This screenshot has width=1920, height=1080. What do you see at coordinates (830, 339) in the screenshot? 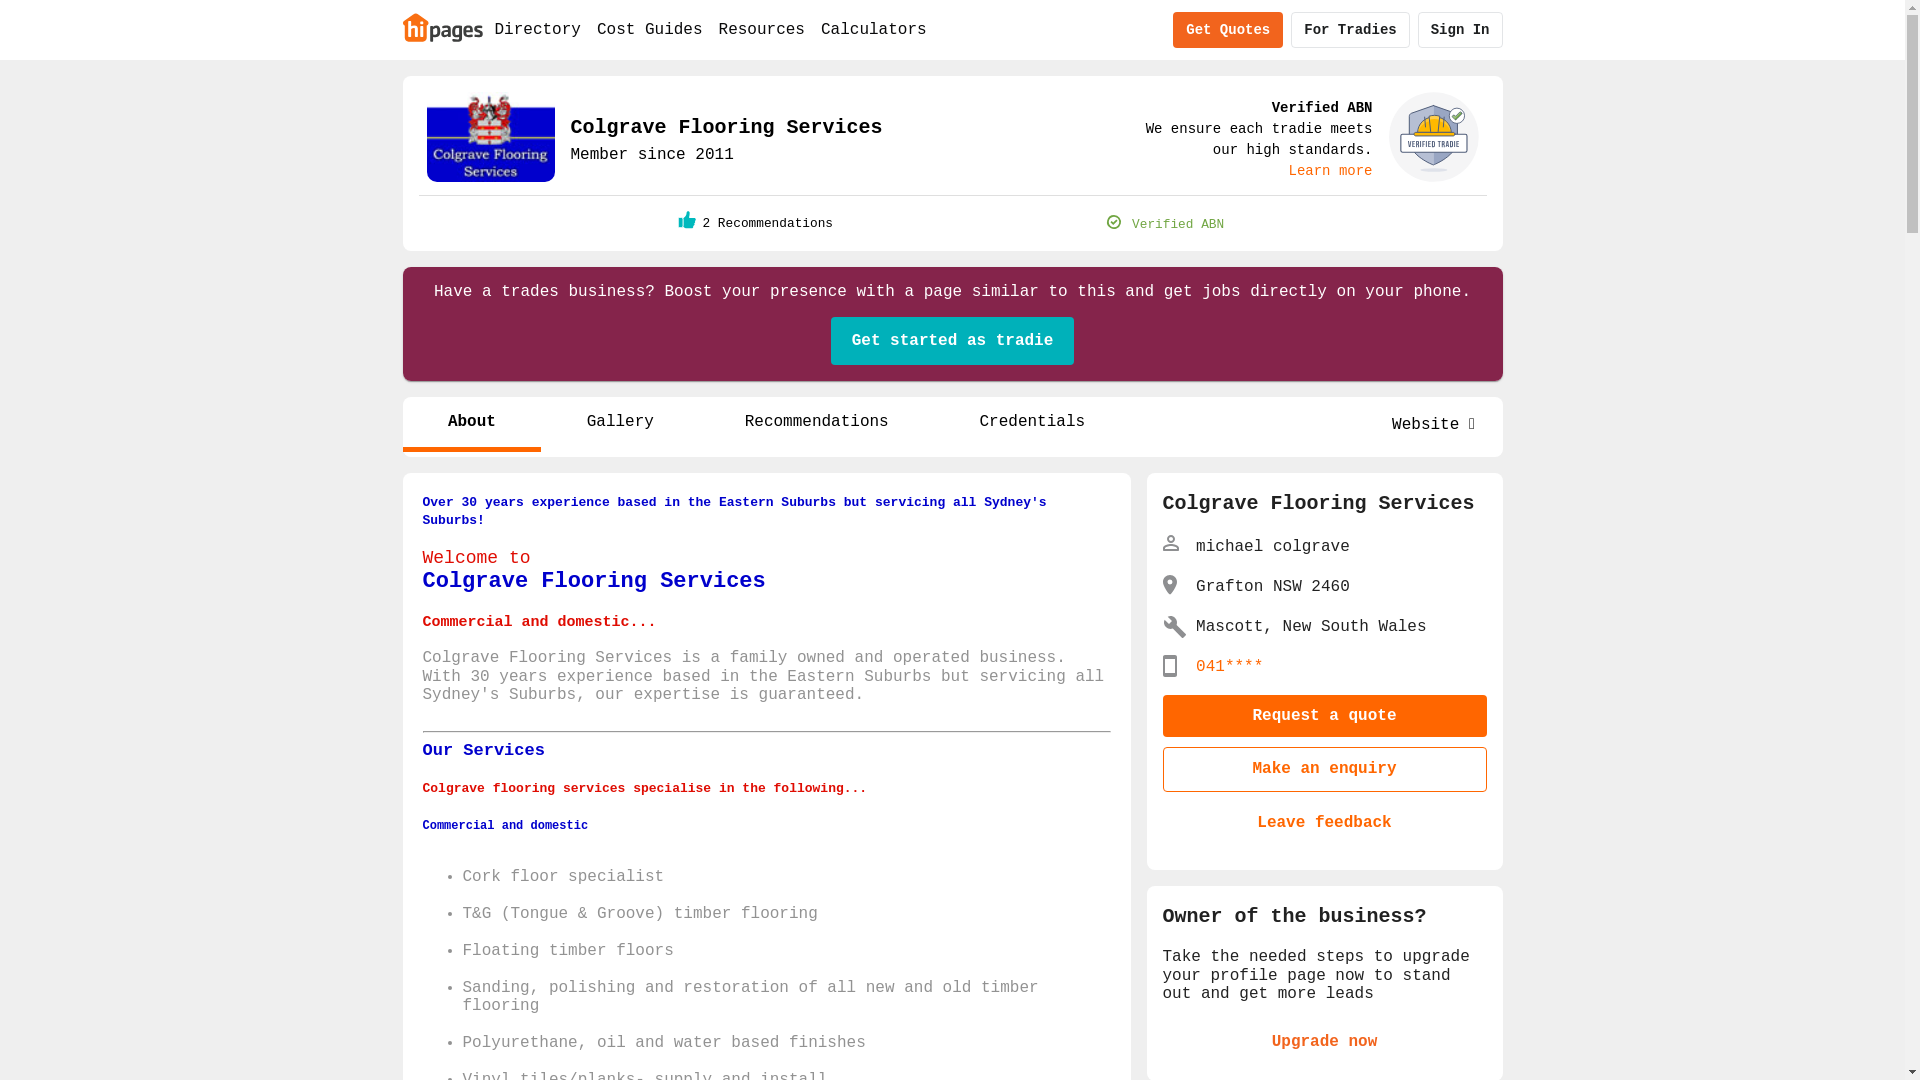
I see `'Get started as tradie'` at bounding box center [830, 339].